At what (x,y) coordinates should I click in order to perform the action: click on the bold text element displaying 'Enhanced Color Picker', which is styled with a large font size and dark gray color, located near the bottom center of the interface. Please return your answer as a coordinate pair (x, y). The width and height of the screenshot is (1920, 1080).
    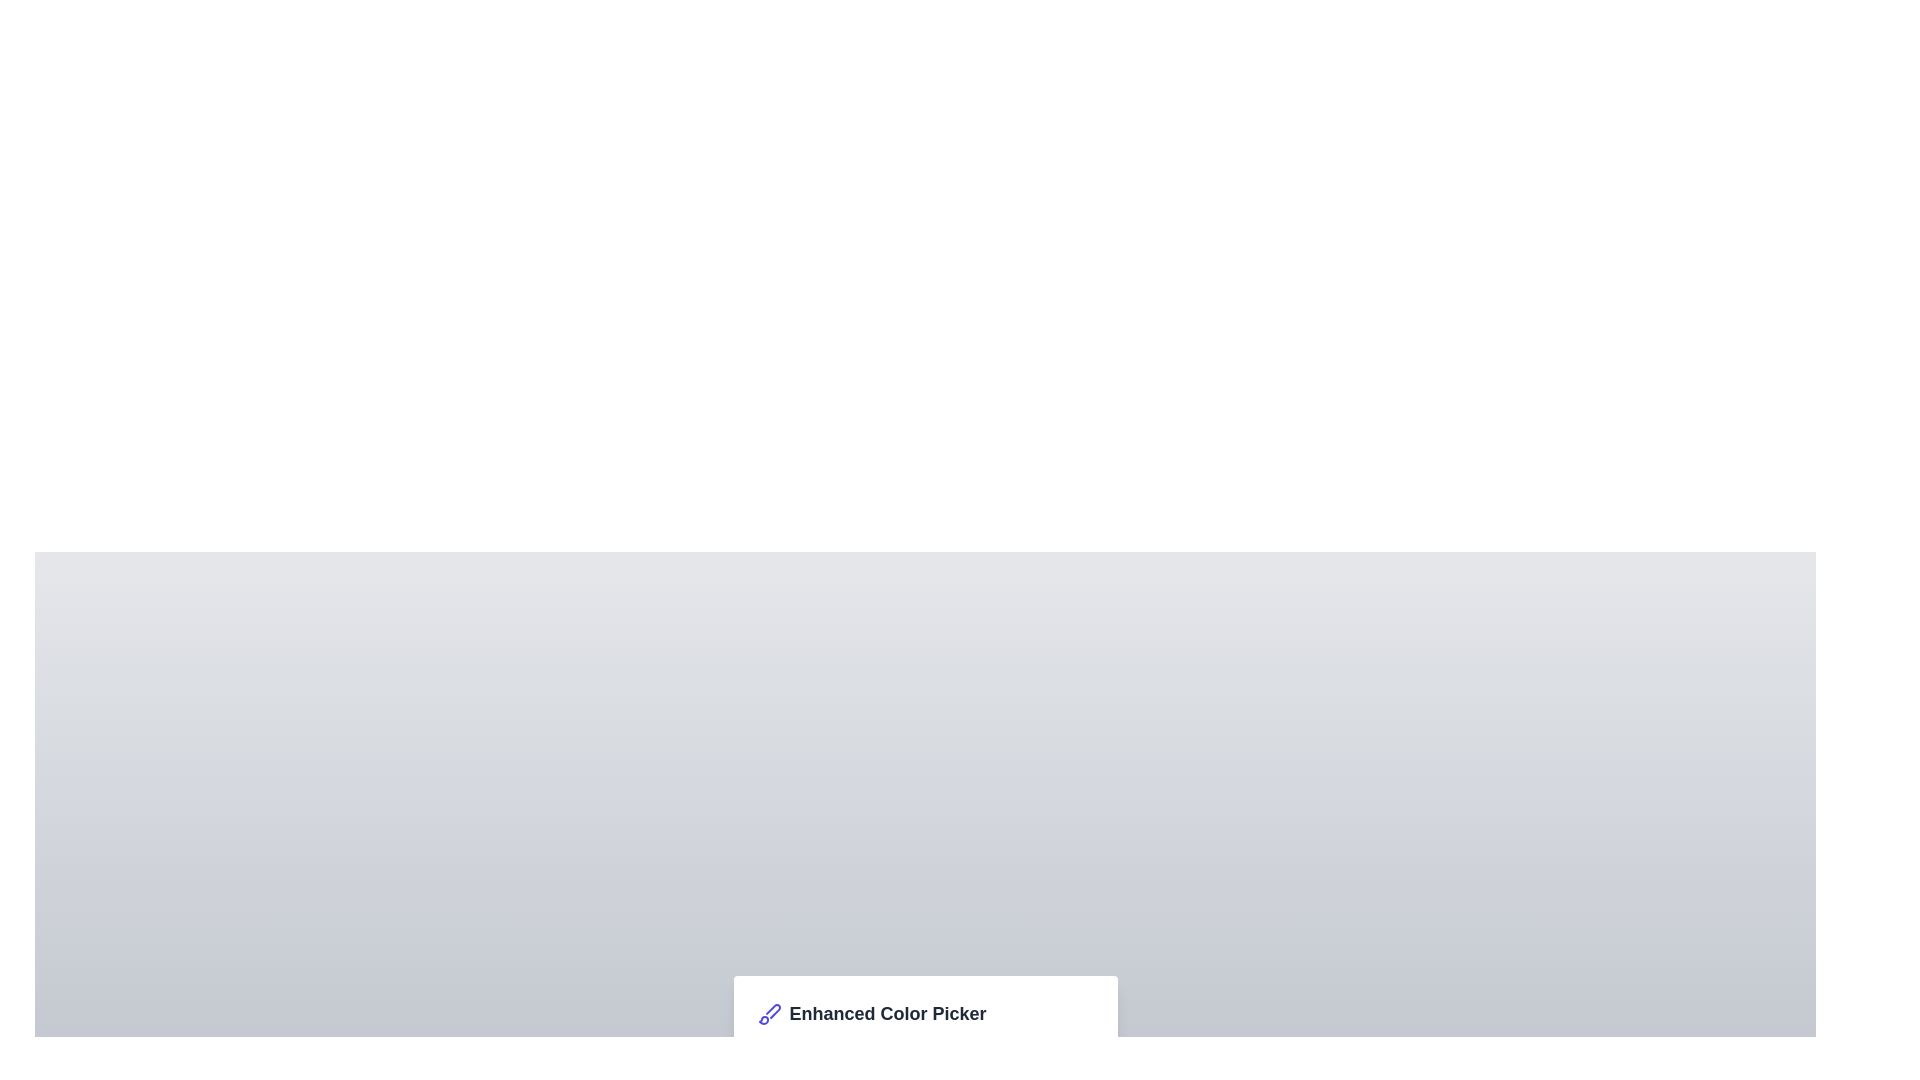
    Looking at the image, I should click on (887, 1014).